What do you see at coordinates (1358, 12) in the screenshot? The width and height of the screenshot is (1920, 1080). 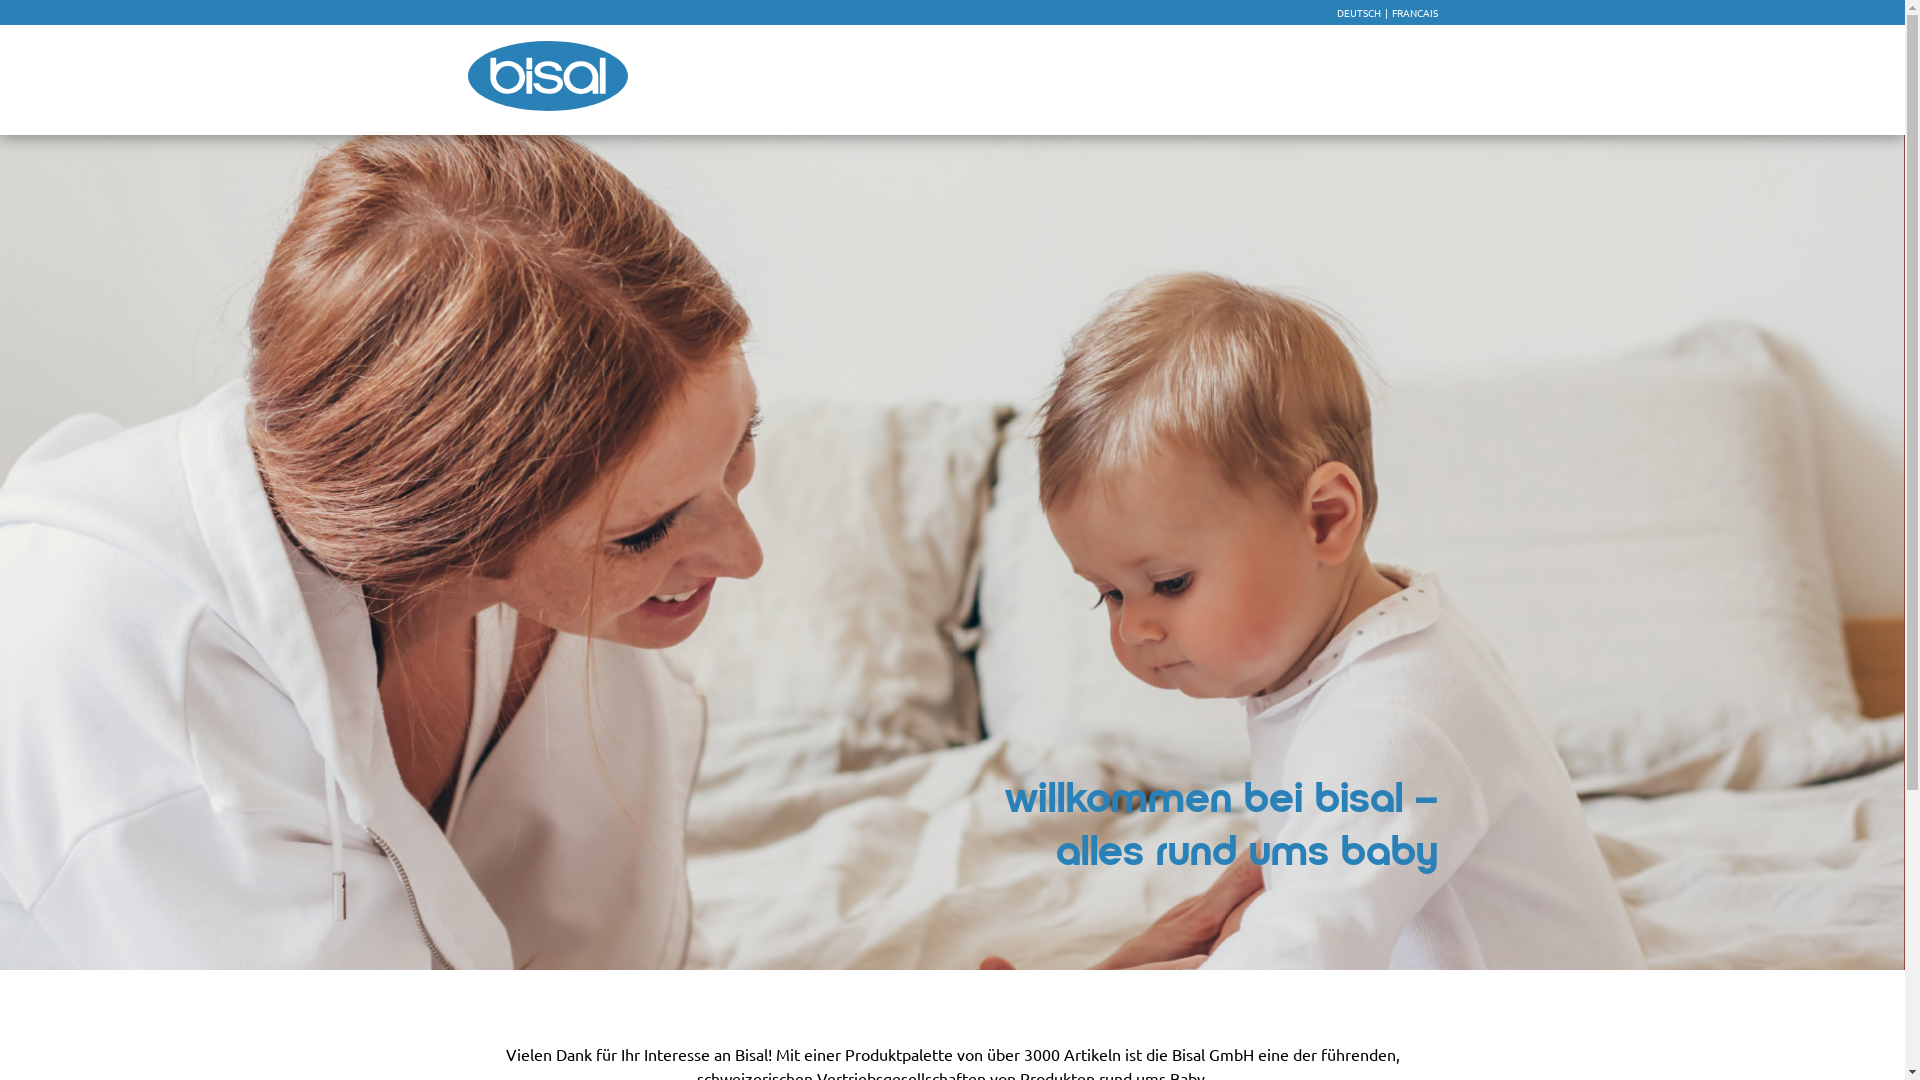 I see `'DEUTSCH'` at bounding box center [1358, 12].